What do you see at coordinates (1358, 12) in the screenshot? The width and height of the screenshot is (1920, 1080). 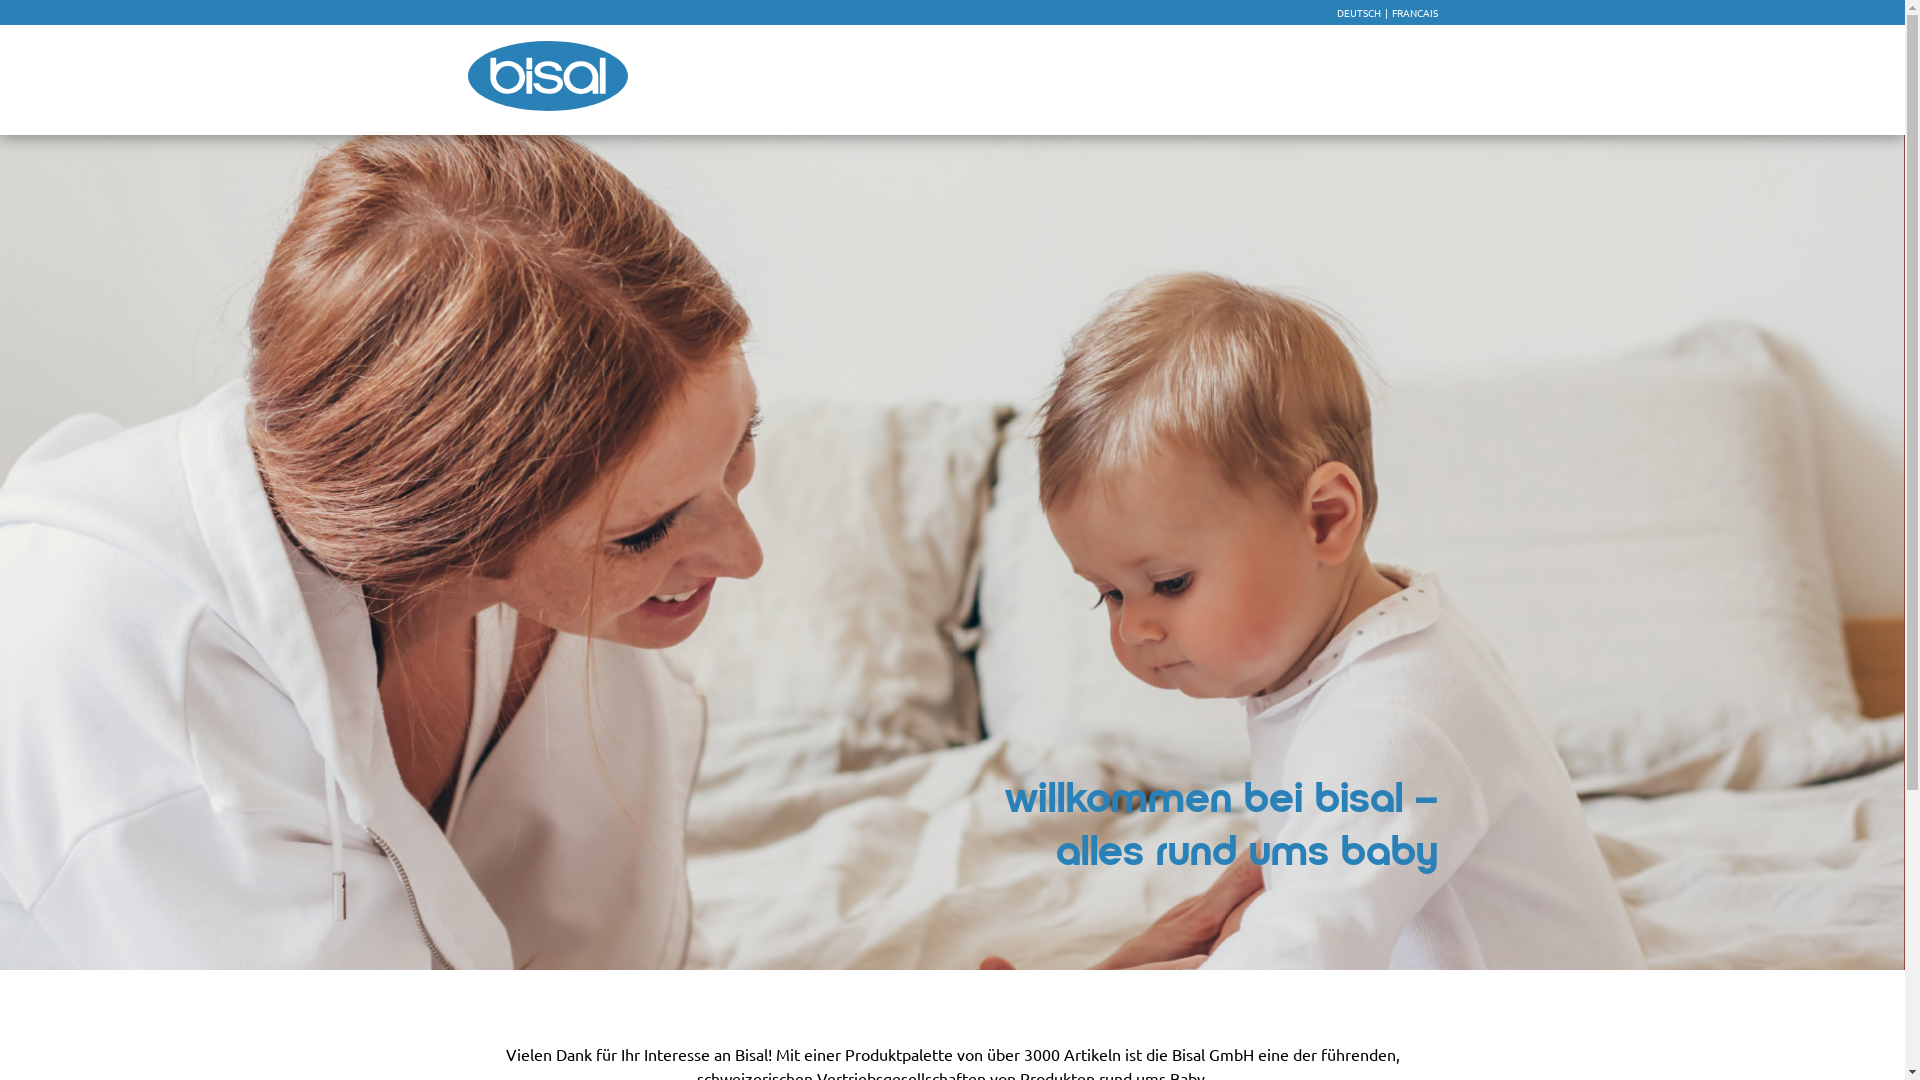 I see `'DEUTSCH'` at bounding box center [1358, 12].